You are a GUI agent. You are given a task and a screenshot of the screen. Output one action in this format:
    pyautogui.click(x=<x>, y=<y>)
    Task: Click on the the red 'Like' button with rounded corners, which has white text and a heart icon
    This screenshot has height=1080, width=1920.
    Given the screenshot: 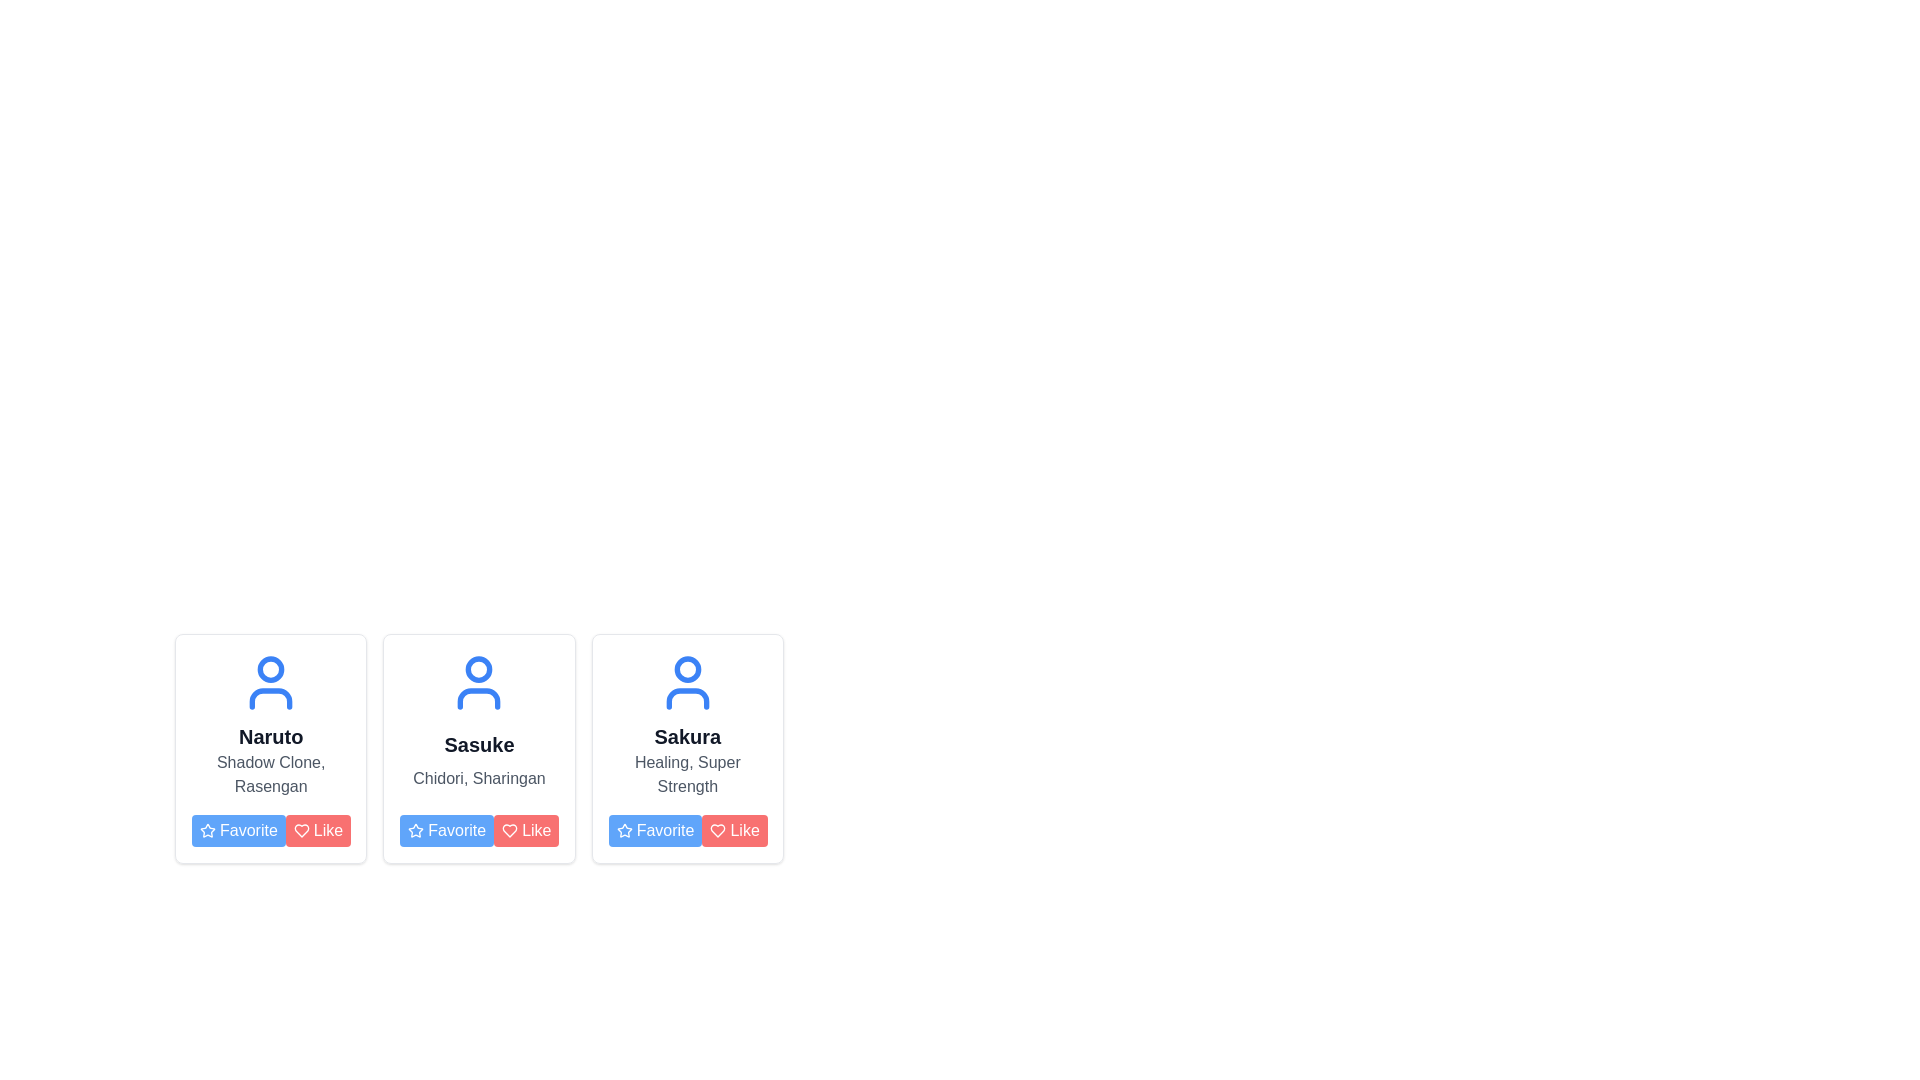 What is the action you would take?
    pyautogui.click(x=317, y=830)
    